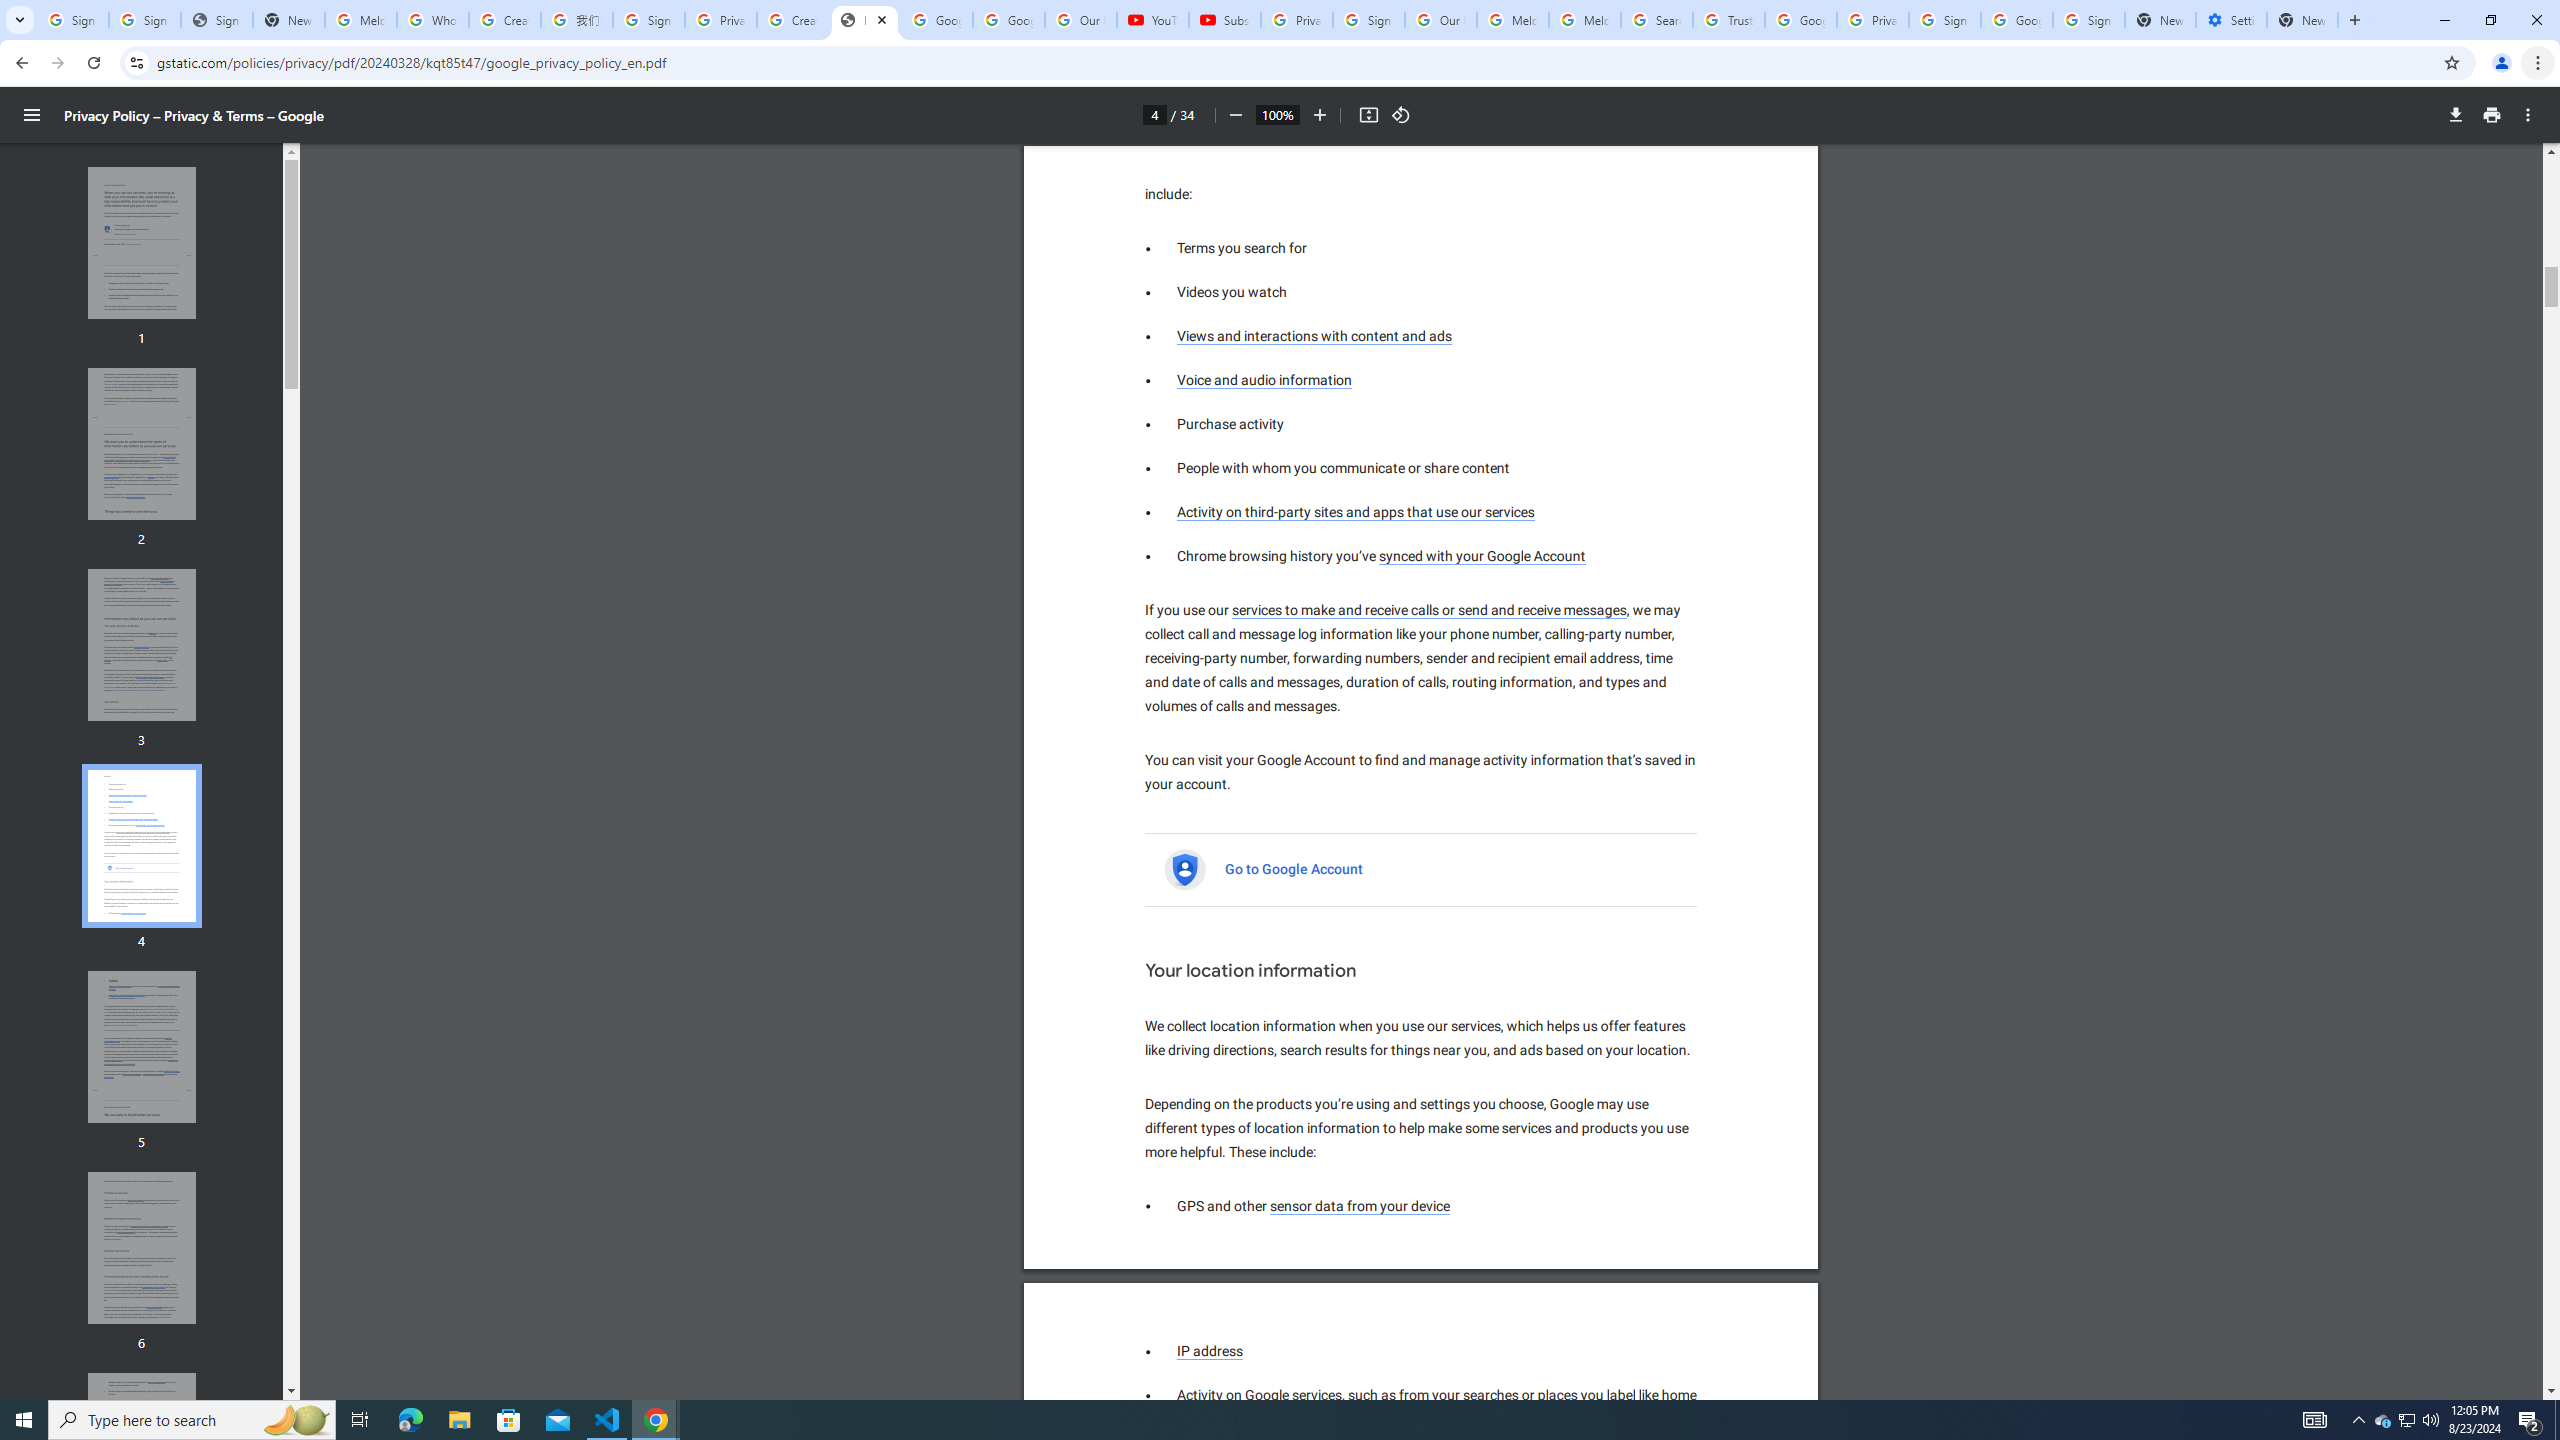  I want to click on 'Reload', so click(93, 62).